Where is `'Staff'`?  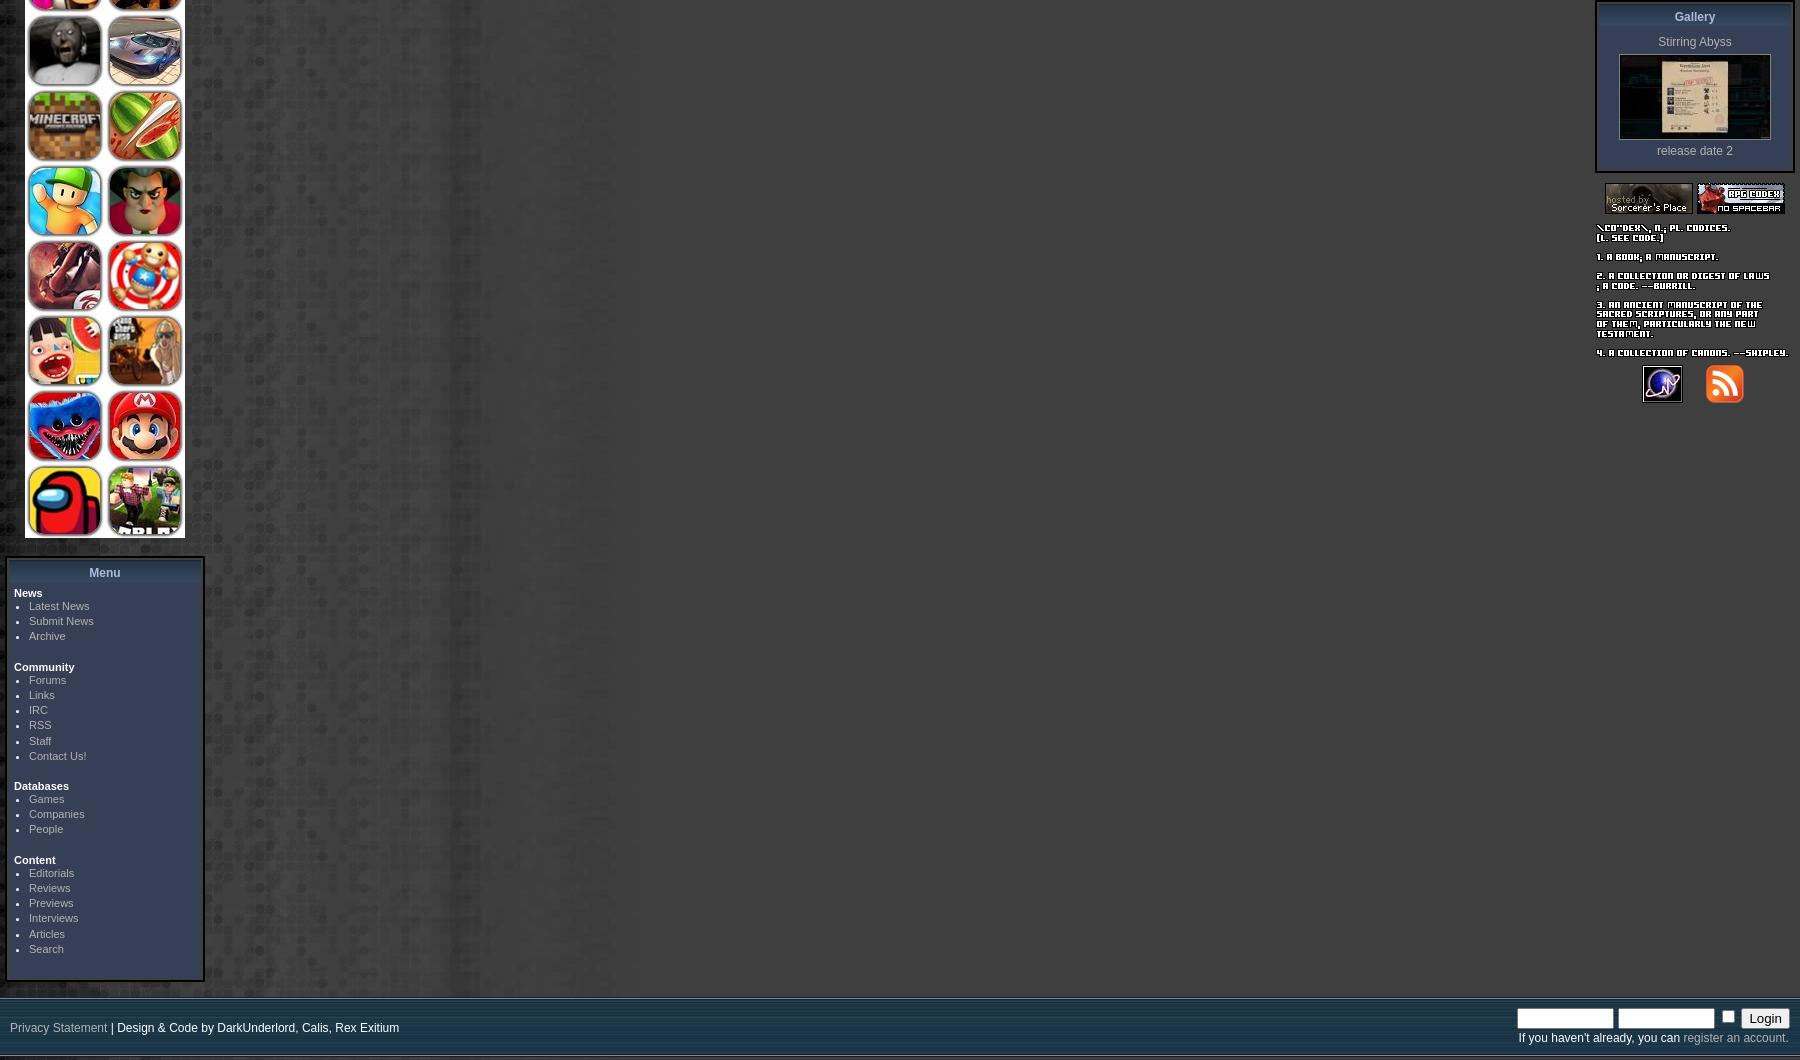
'Staff' is located at coordinates (38, 738).